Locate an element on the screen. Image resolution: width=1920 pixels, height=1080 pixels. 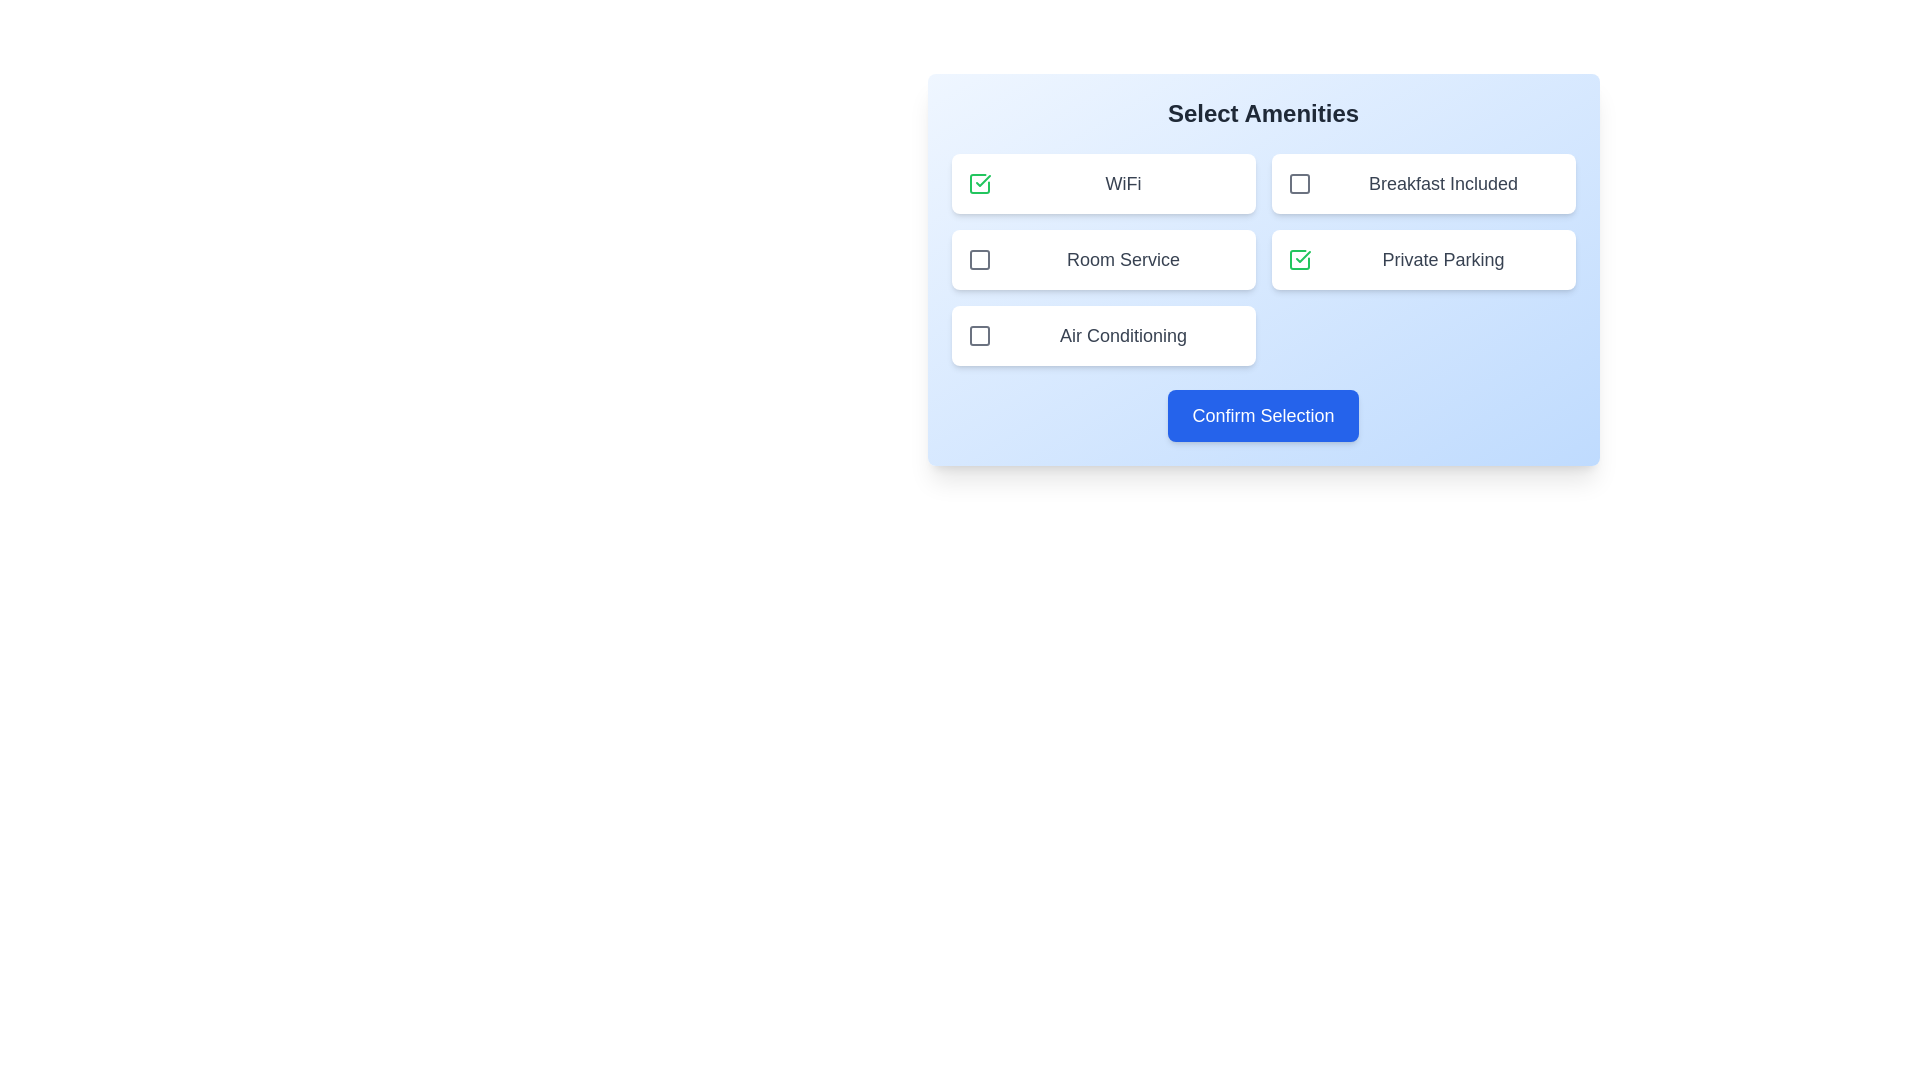
the green checkmark icon in the checkbox for the 'WiFi' option in the amenities selection interface is located at coordinates (983, 181).